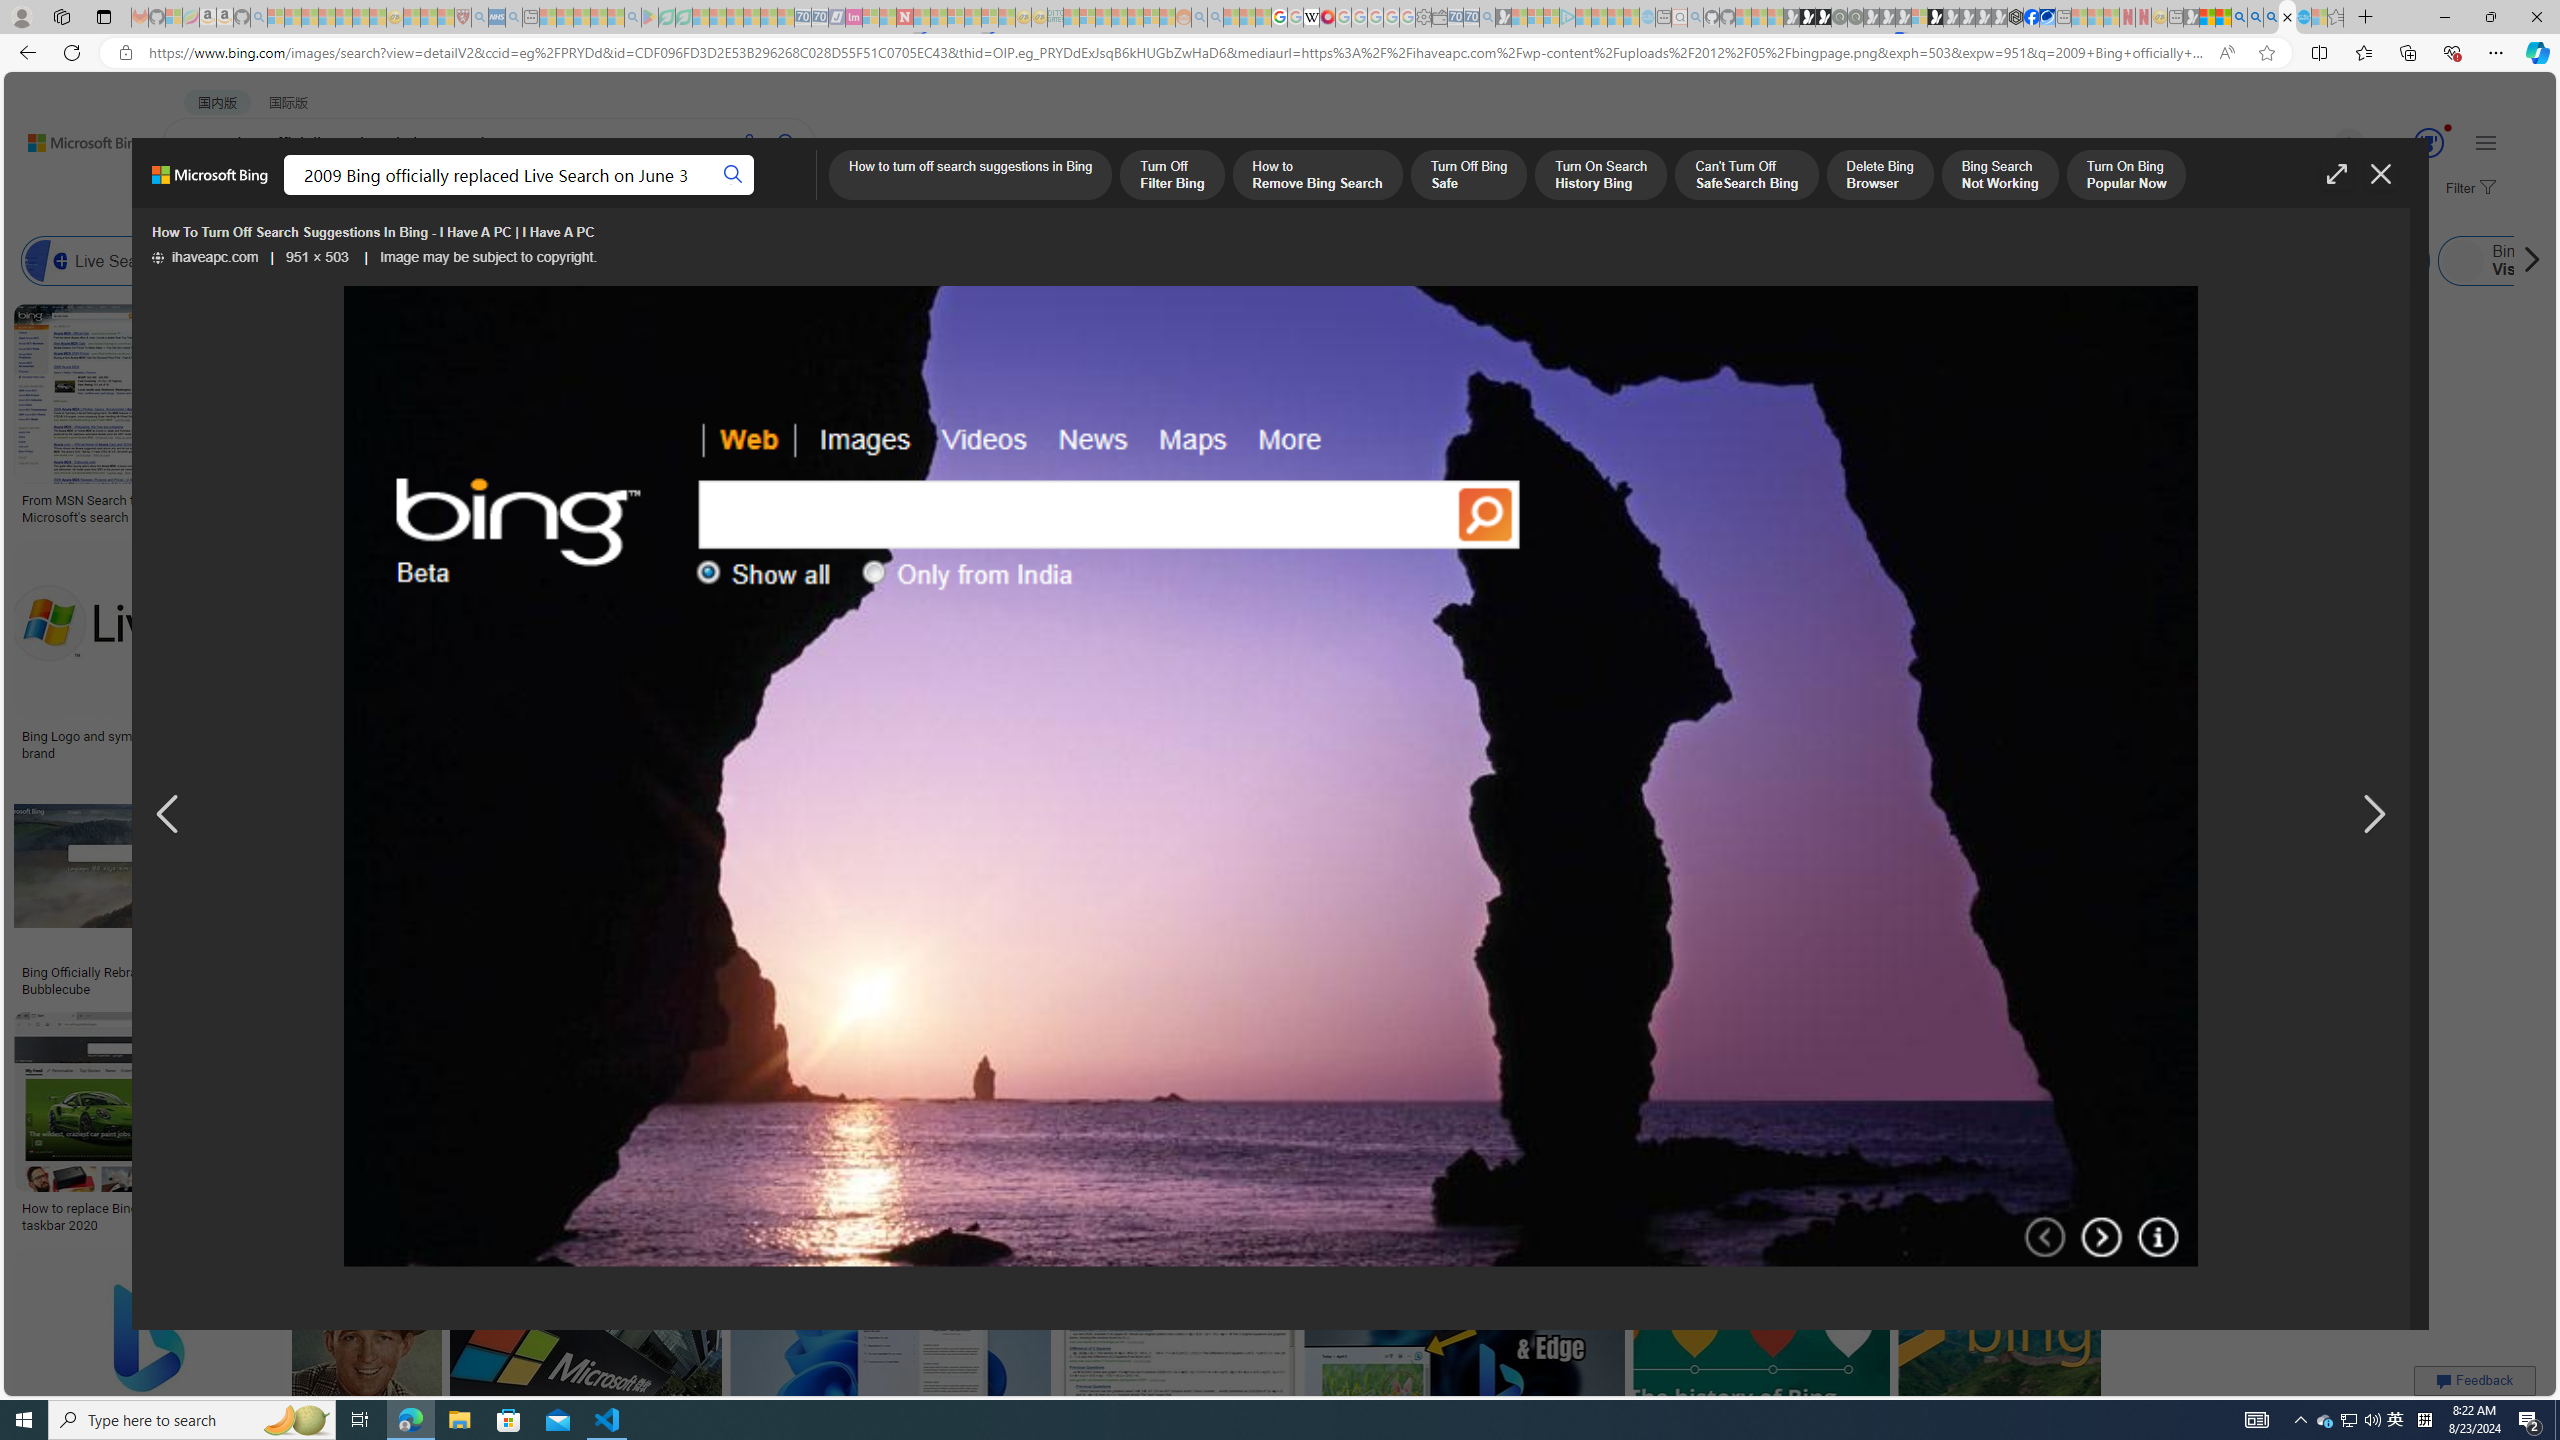 The width and height of the screenshot is (2560, 1440). Describe the element at coordinates (1599, 176) in the screenshot. I see `'Turn On Search History Bing'` at that location.